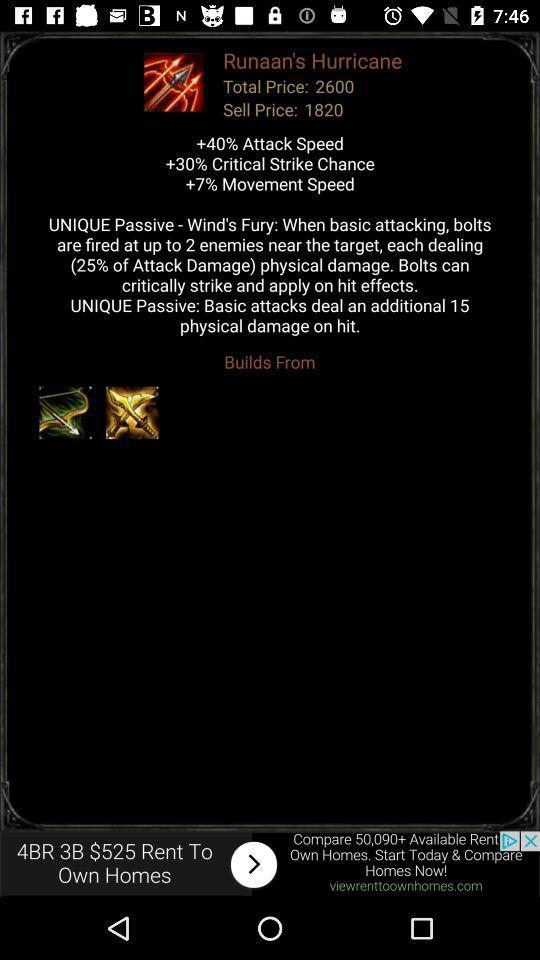  I want to click on advertisements website, so click(270, 863).